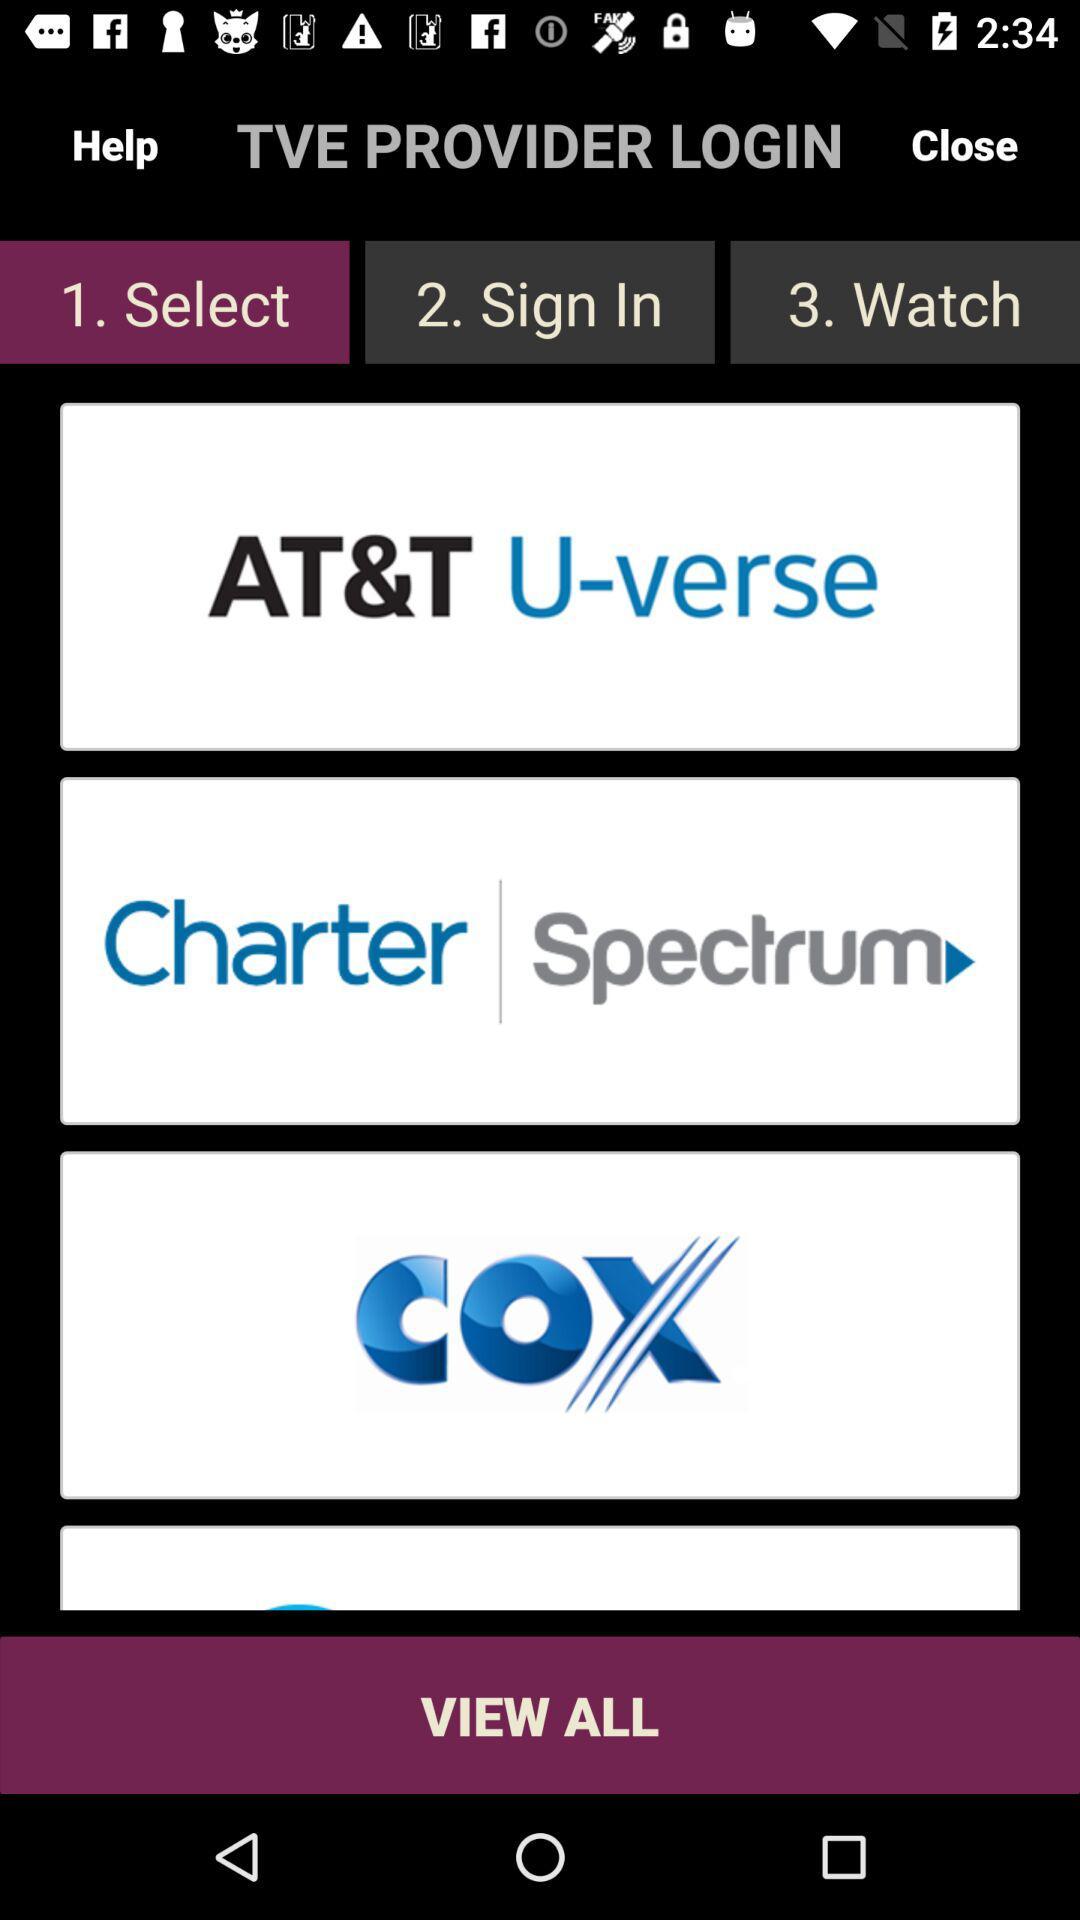  What do you see at coordinates (115, 143) in the screenshot?
I see `app next to tve provider login` at bounding box center [115, 143].